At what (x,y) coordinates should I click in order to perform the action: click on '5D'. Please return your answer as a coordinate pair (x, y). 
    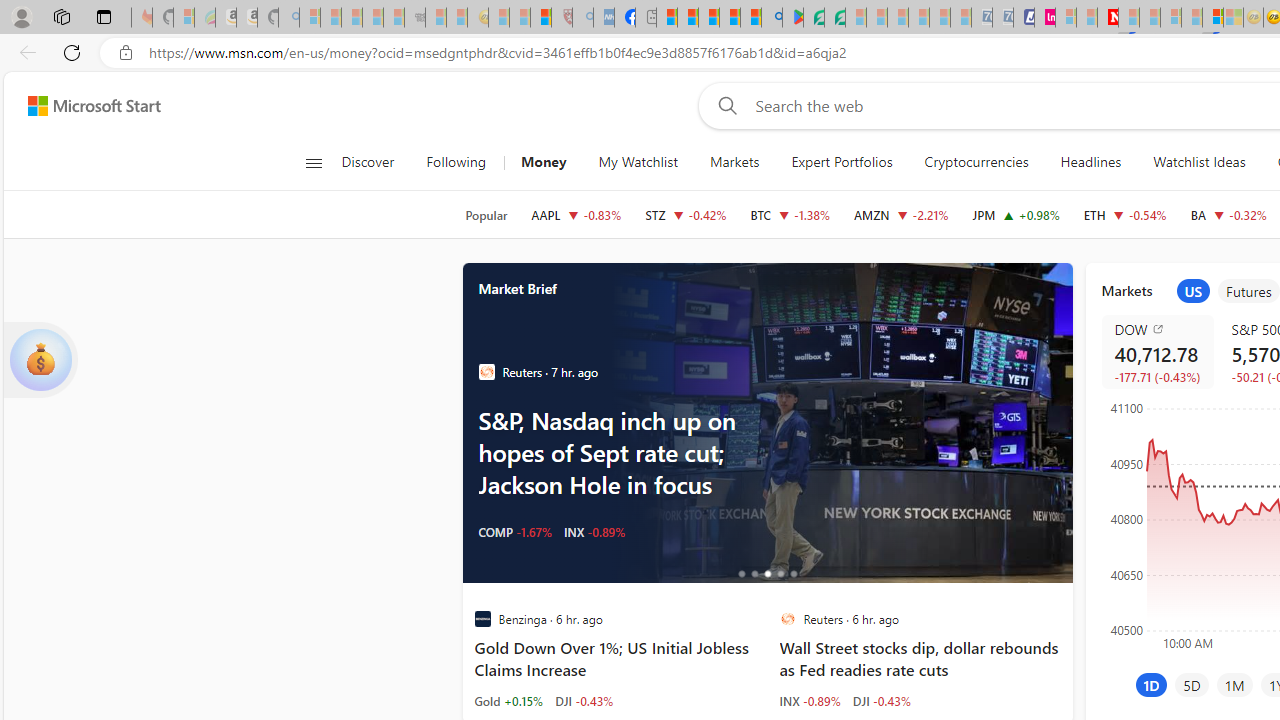
    Looking at the image, I should click on (1192, 684).